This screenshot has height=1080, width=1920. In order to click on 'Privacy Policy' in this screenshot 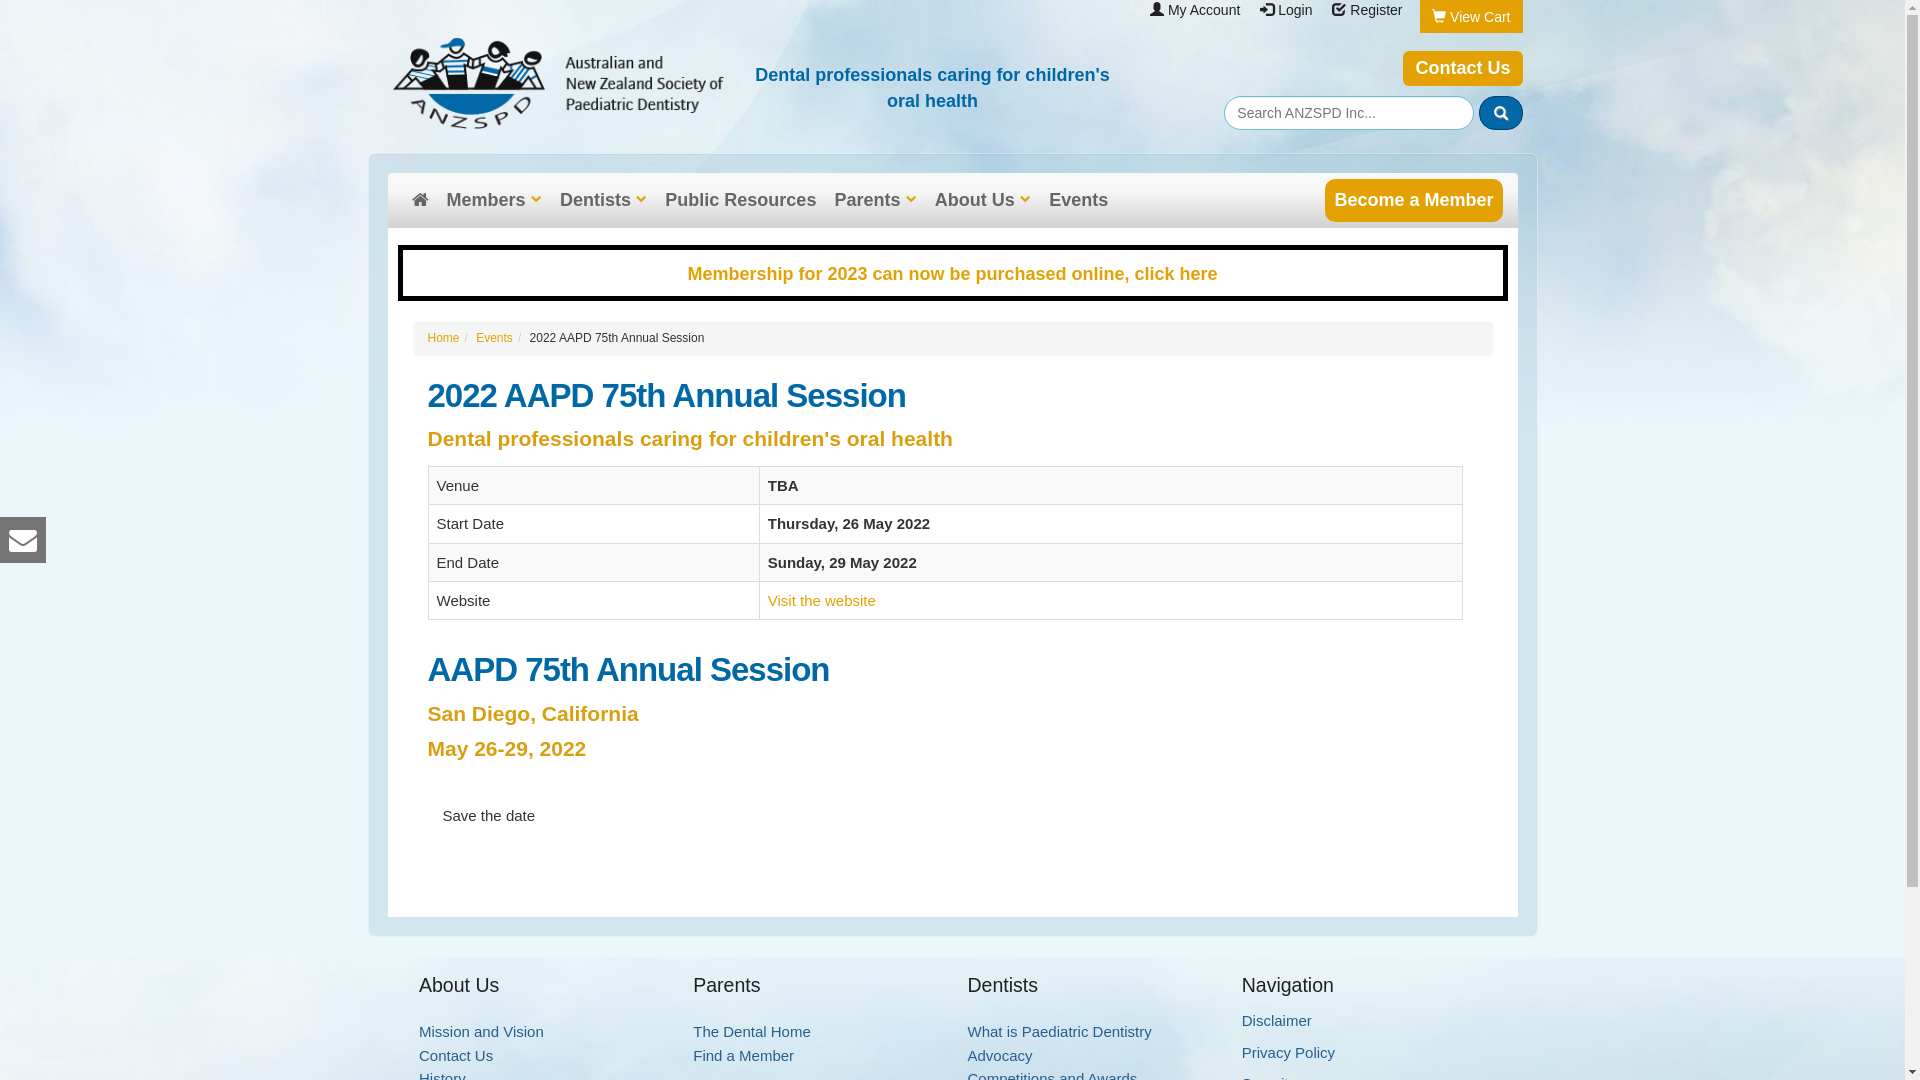, I will do `click(1288, 1051)`.